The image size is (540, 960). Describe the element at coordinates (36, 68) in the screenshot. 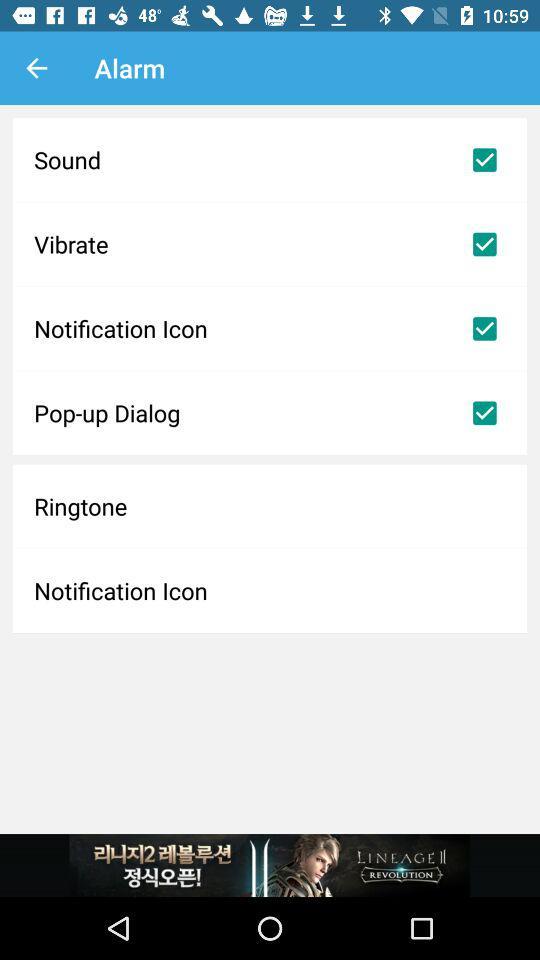

I see `the item above the sound` at that location.